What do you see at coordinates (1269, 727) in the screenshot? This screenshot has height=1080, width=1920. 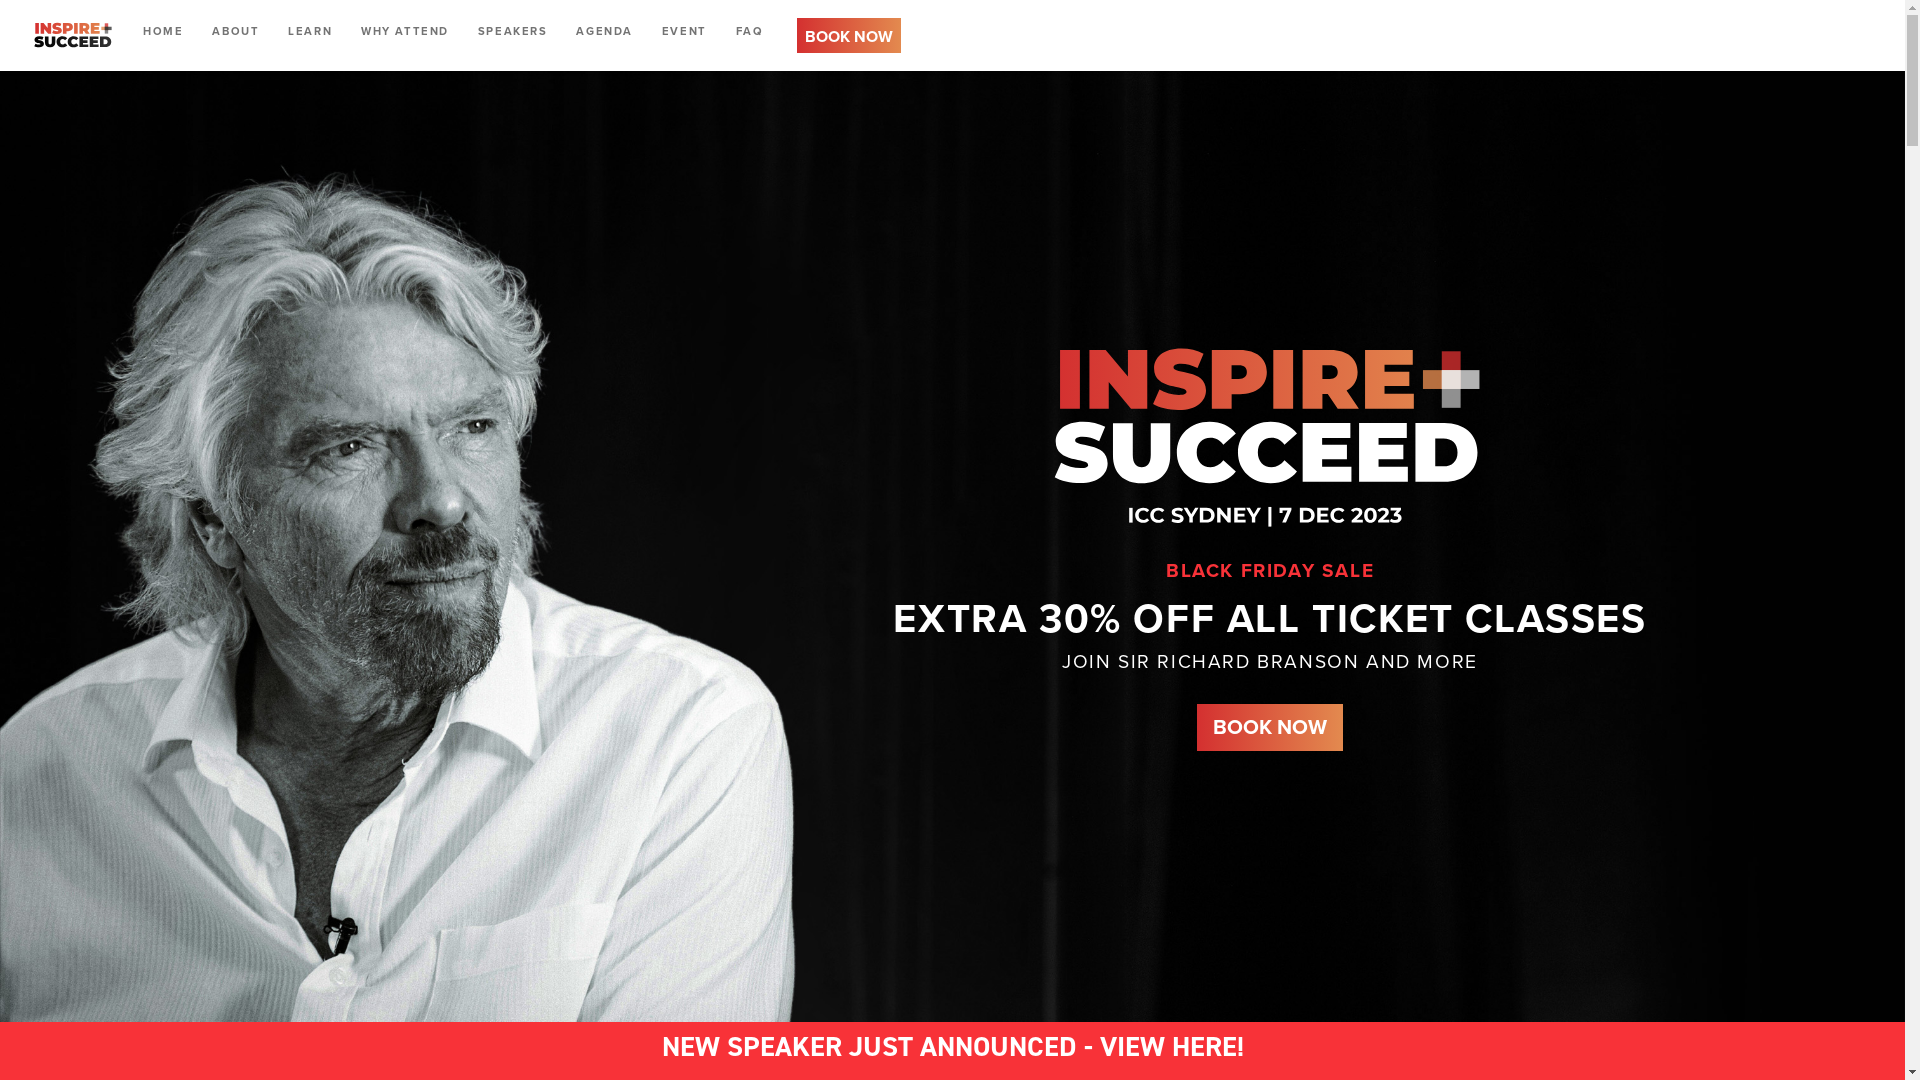 I see `'BOOK NOW'` at bounding box center [1269, 727].